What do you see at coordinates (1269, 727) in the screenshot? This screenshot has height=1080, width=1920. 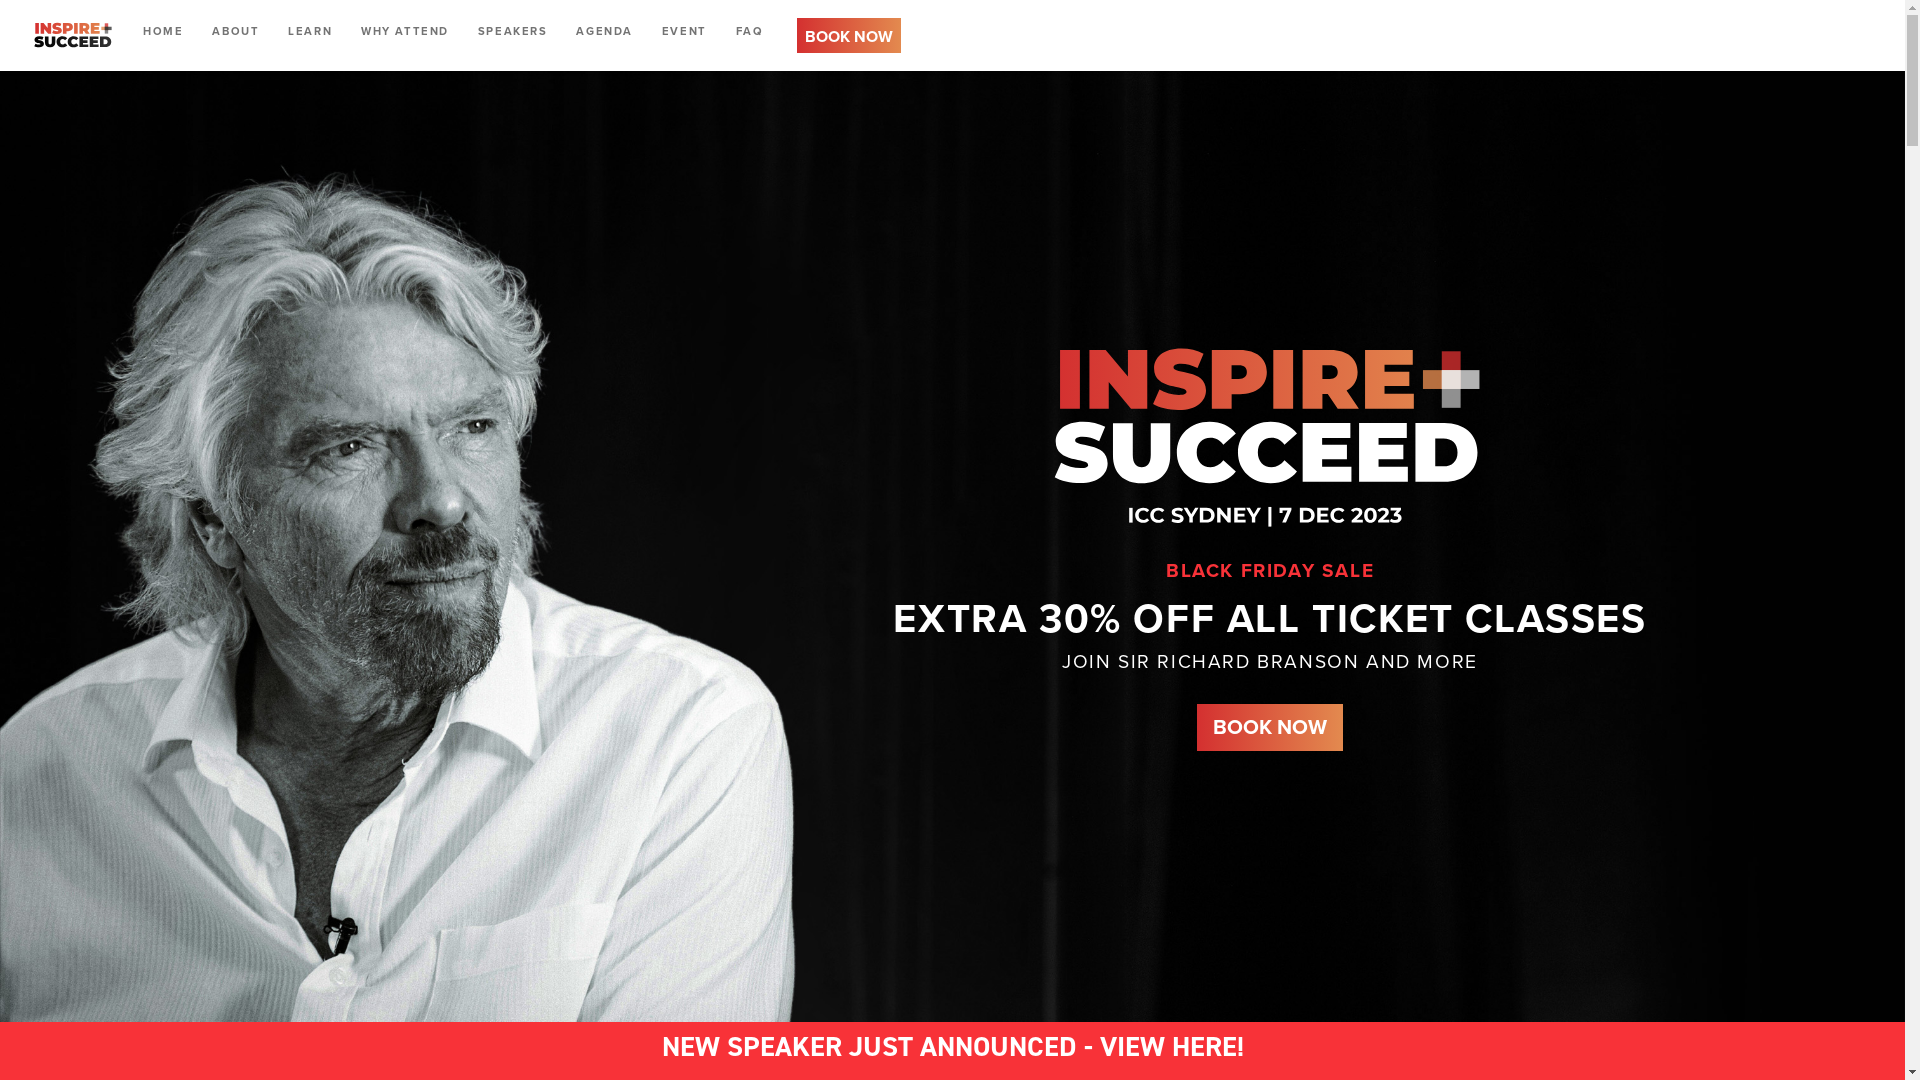 I see `'BOOK NOW'` at bounding box center [1269, 727].